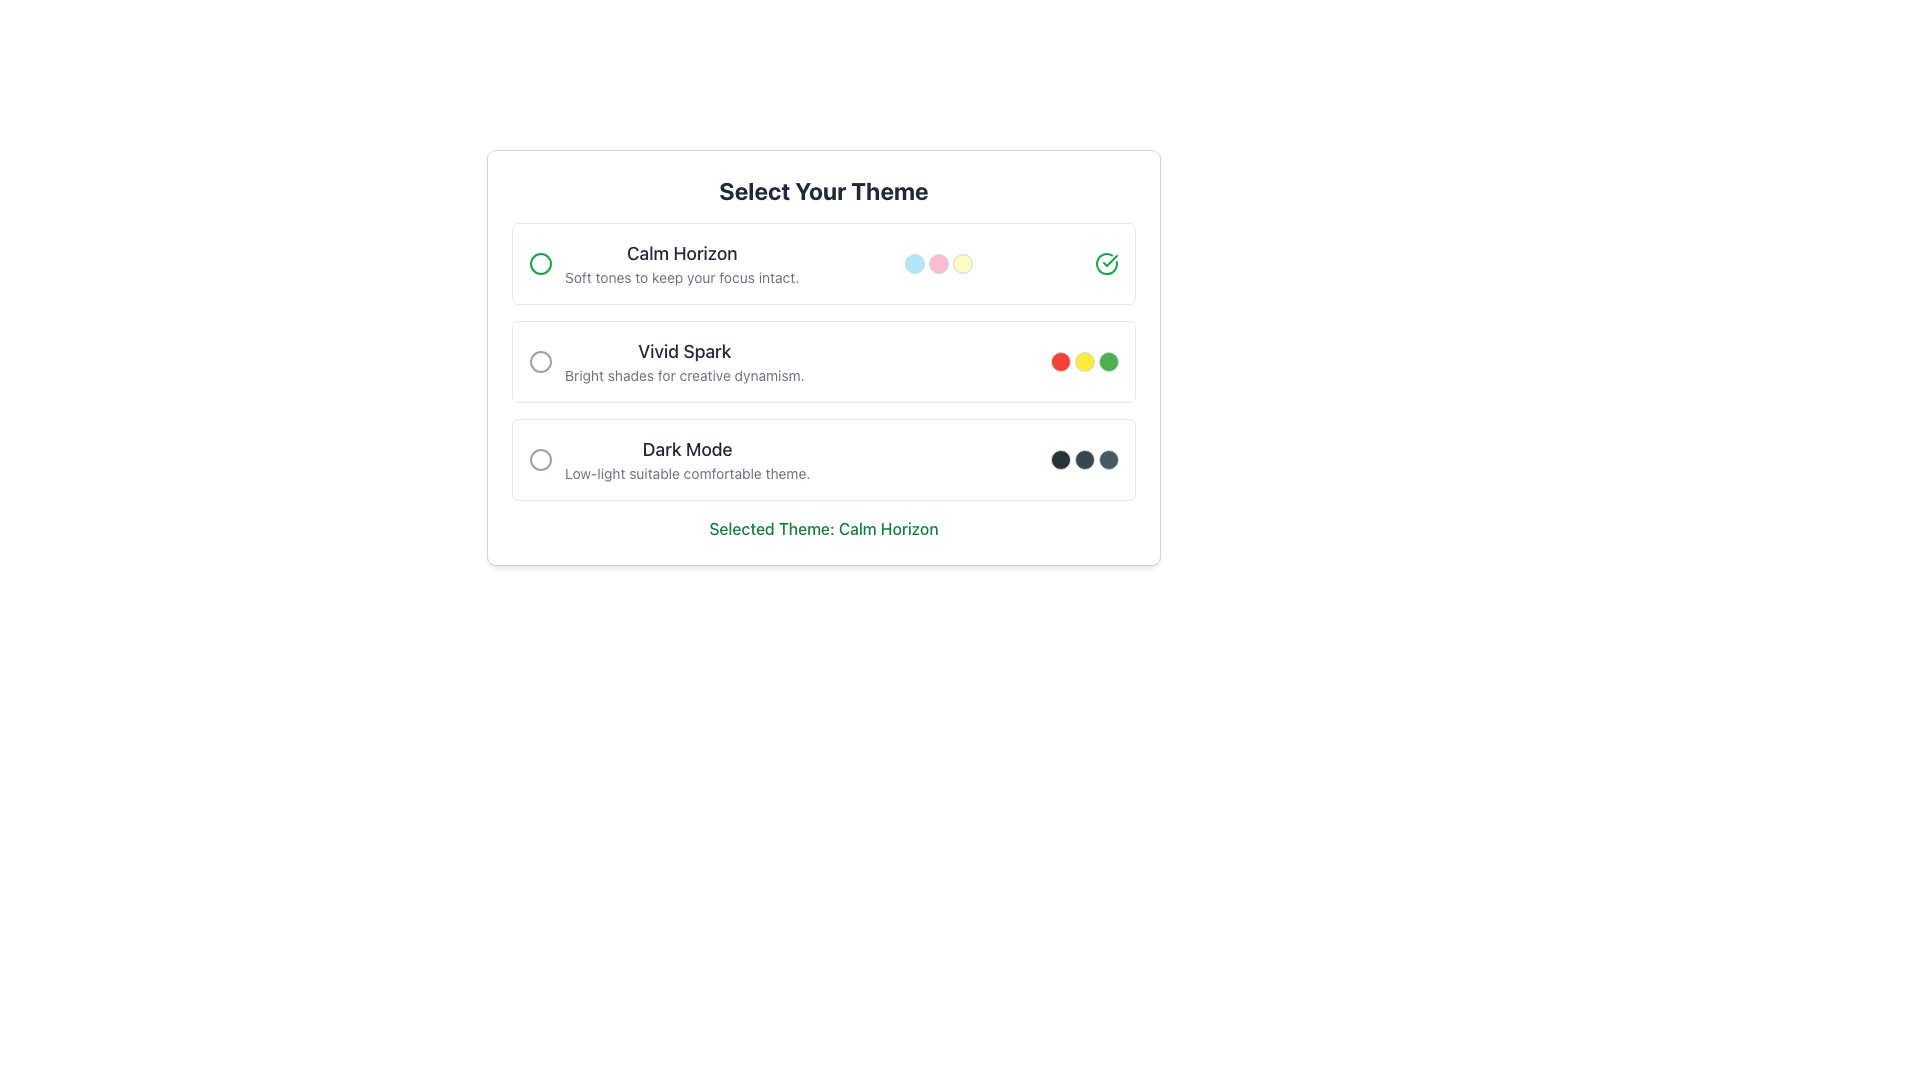 Image resolution: width=1920 pixels, height=1080 pixels. Describe the element at coordinates (1106, 262) in the screenshot. I see `the green circular check icon located in the top-right corner of the 'Calm Horizon' card to confirm selection` at that location.